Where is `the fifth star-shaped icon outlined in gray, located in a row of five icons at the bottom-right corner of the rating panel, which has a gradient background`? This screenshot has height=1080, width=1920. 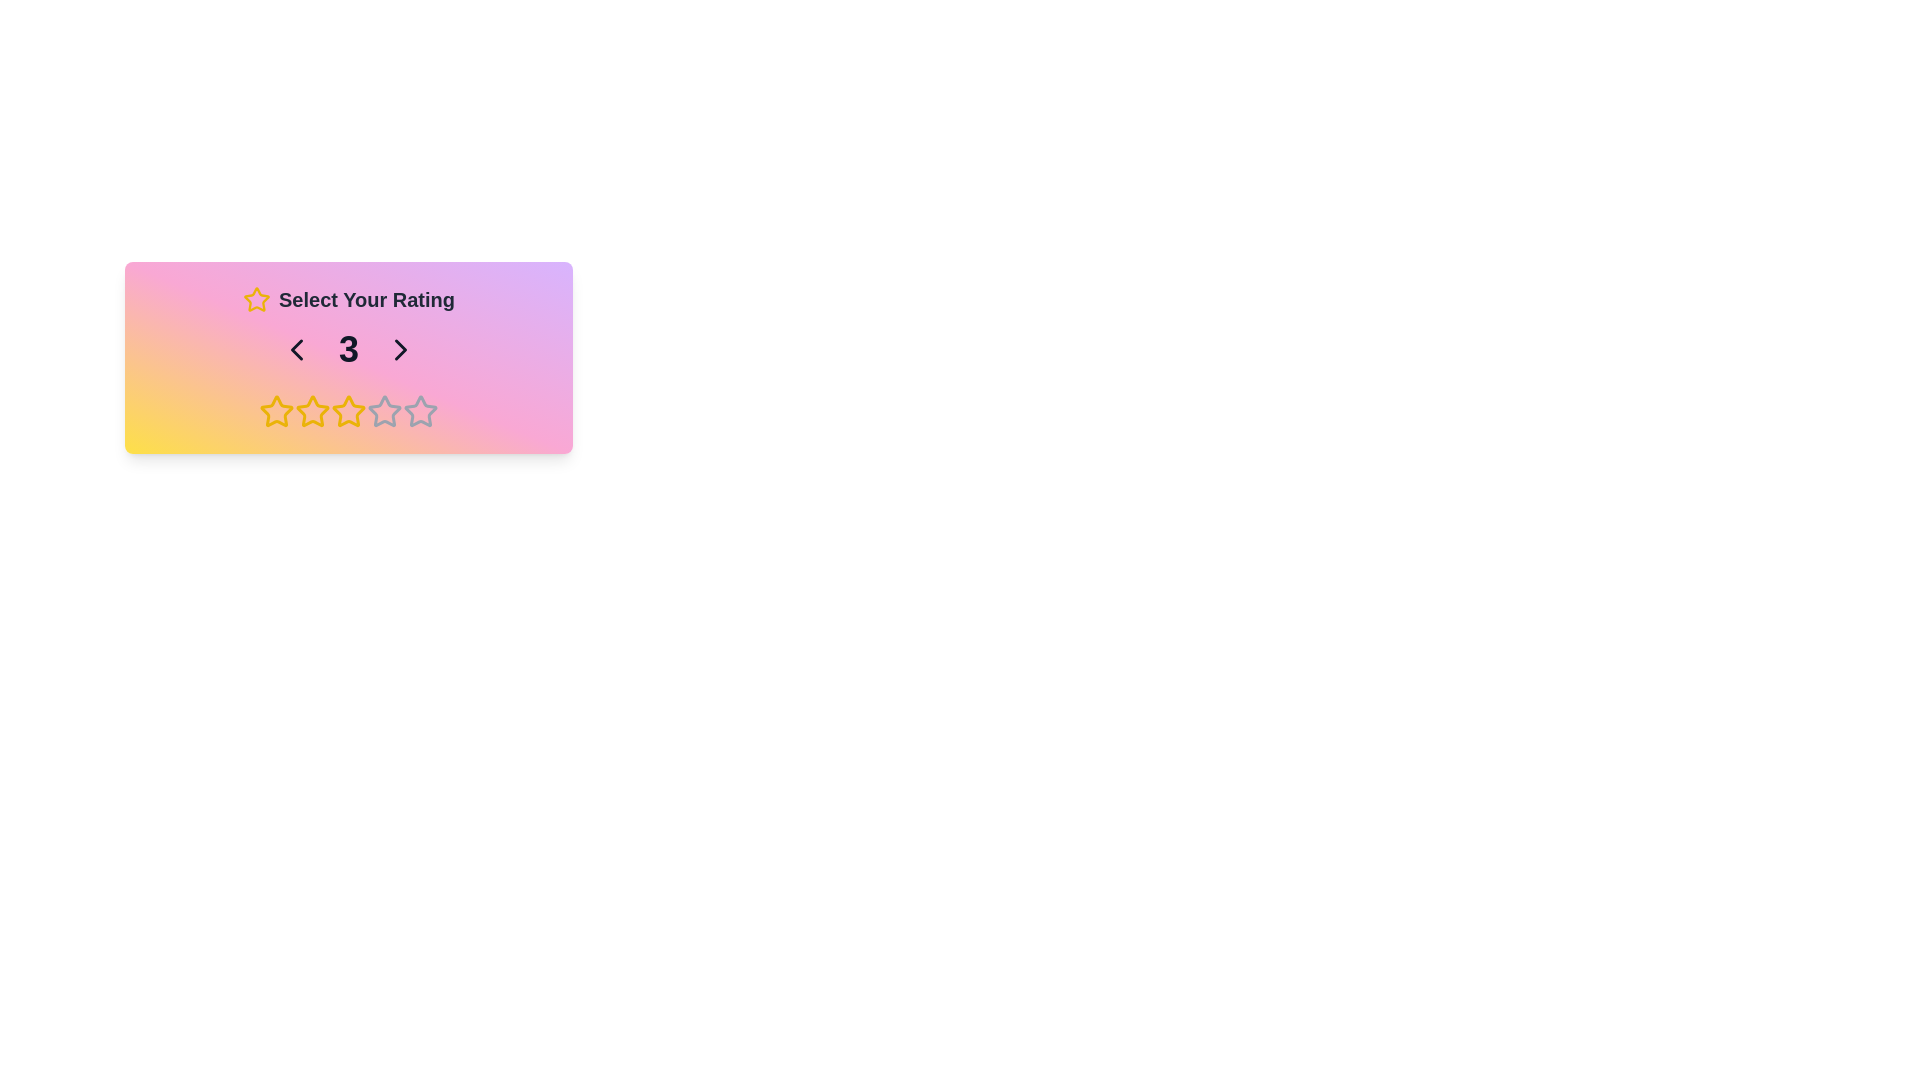 the fifth star-shaped icon outlined in gray, located in a row of five icons at the bottom-right corner of the rating panel, which has a gradient background is located at coordinates (420, 410).